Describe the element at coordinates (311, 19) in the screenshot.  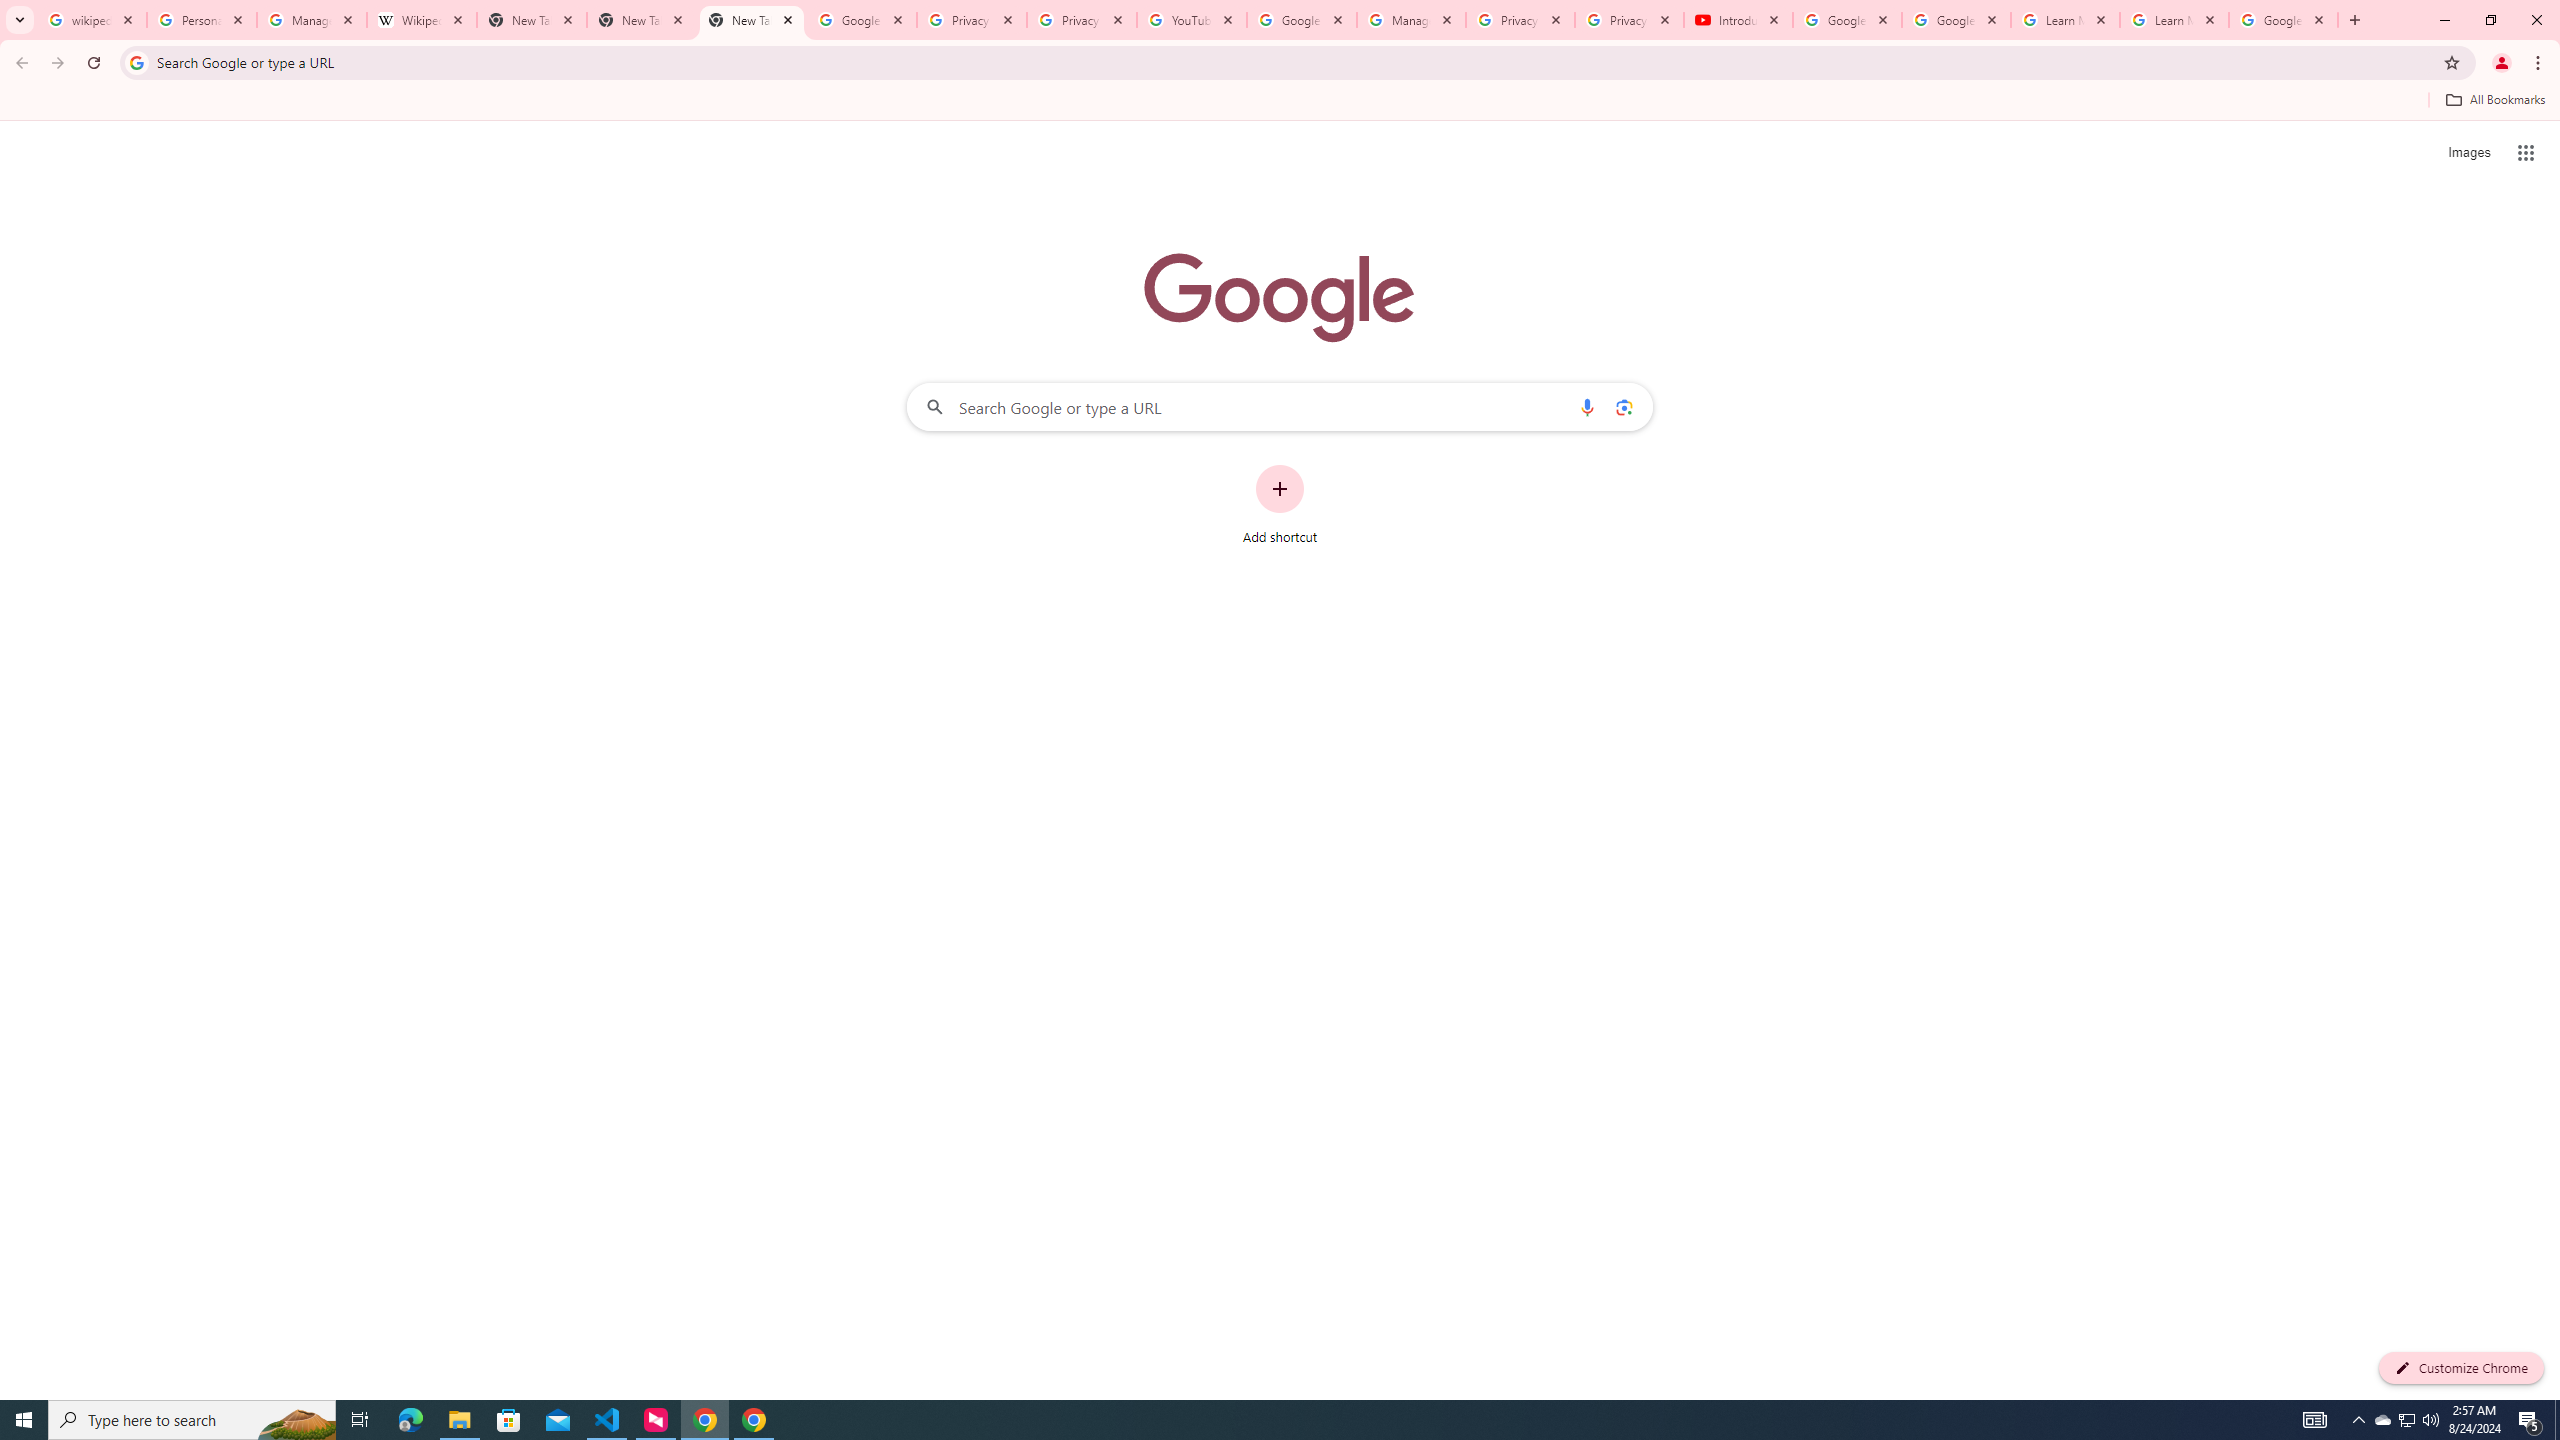
I see `'Manage your Location History - Google Search Help'` at that location.